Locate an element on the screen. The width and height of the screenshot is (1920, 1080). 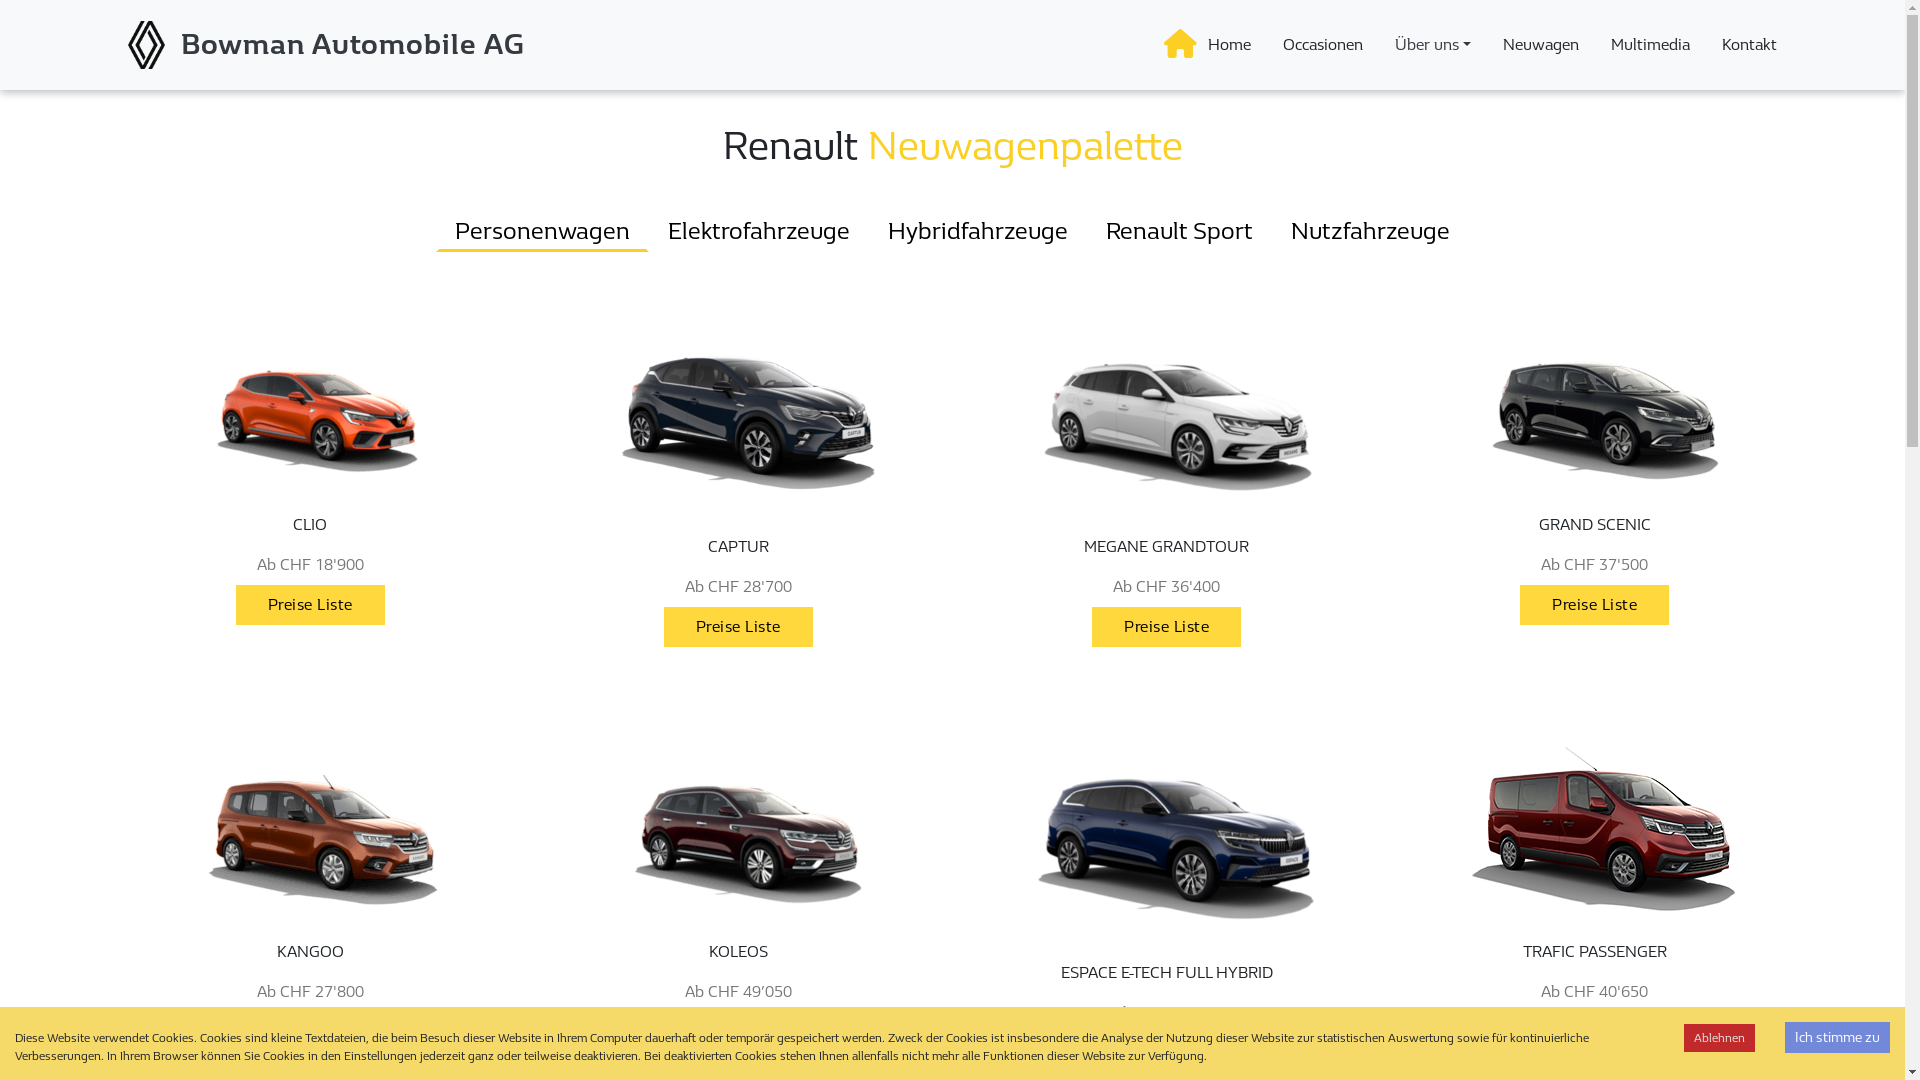
'Neuwagen' is located at coordinates (1539, 45).